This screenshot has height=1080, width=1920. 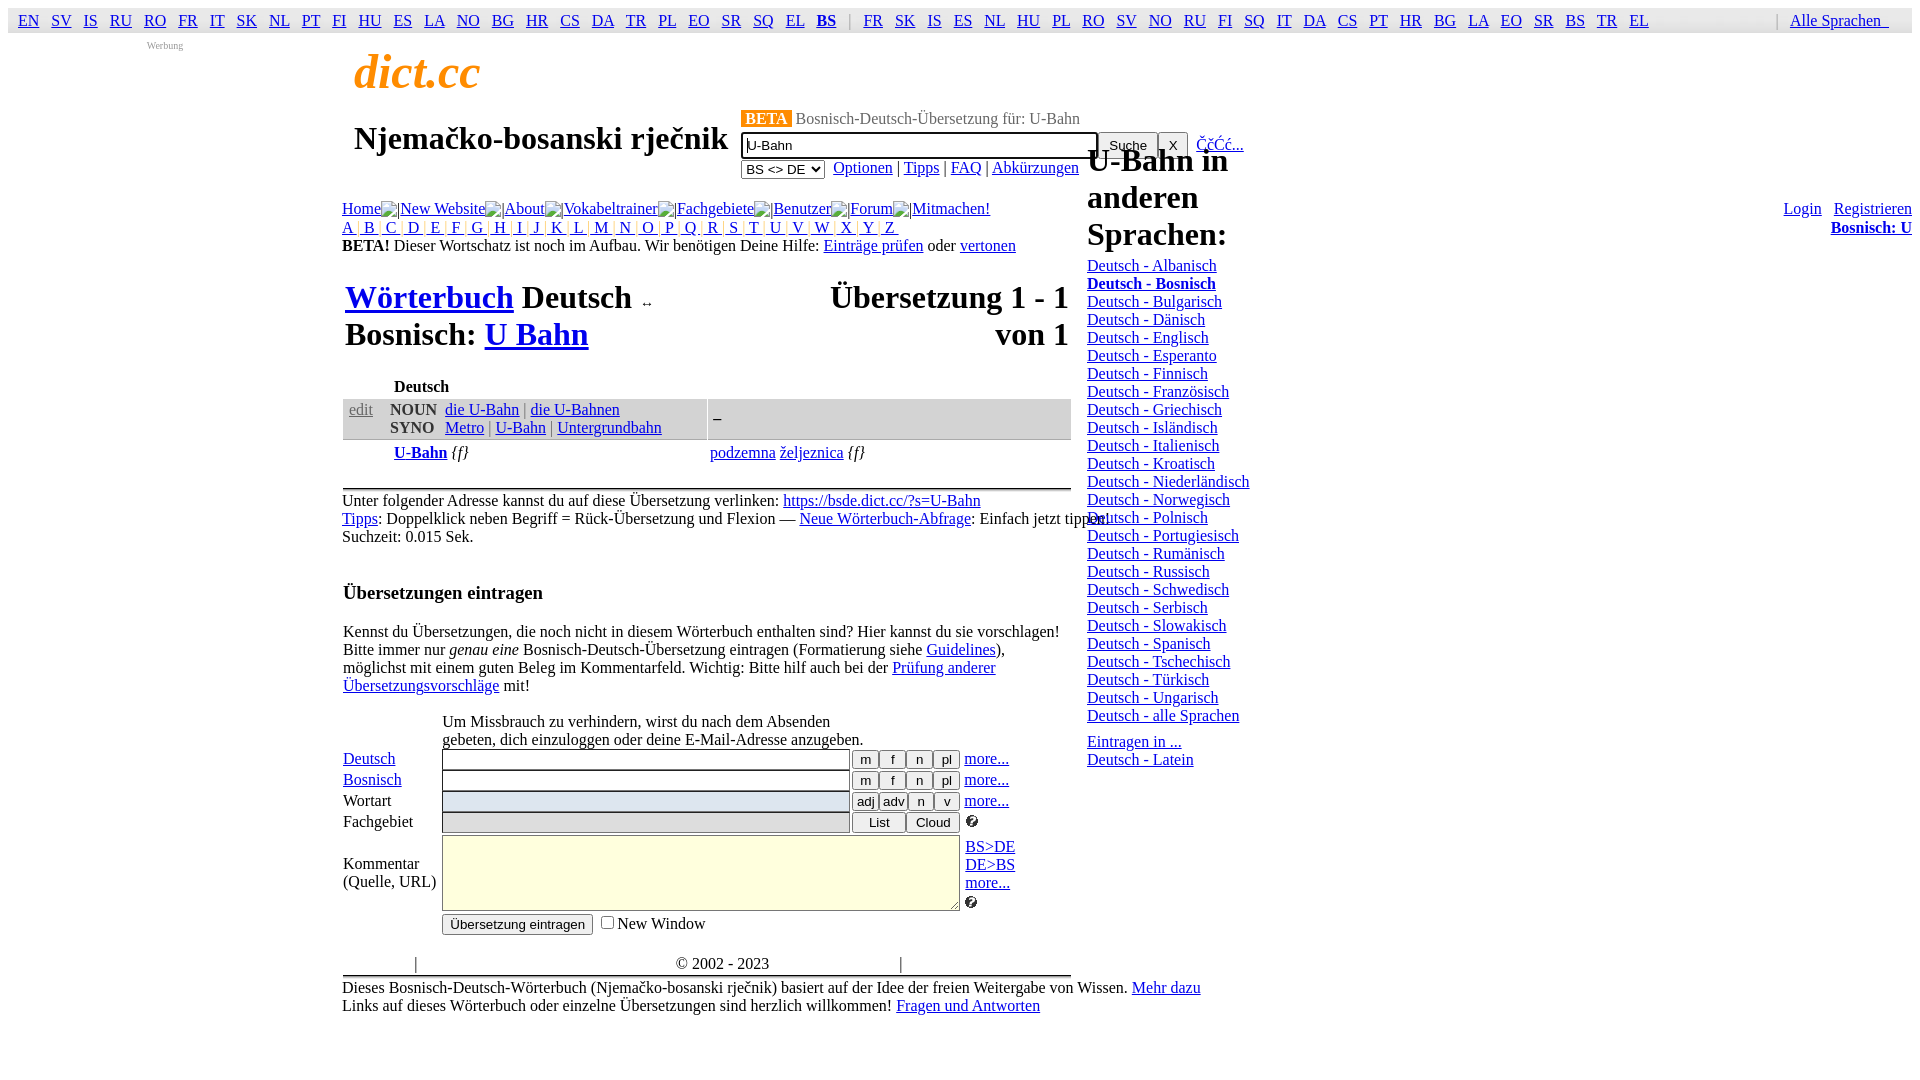 I want to click on 'die - weiblich (Femininum)', so click(x=891, y=759).